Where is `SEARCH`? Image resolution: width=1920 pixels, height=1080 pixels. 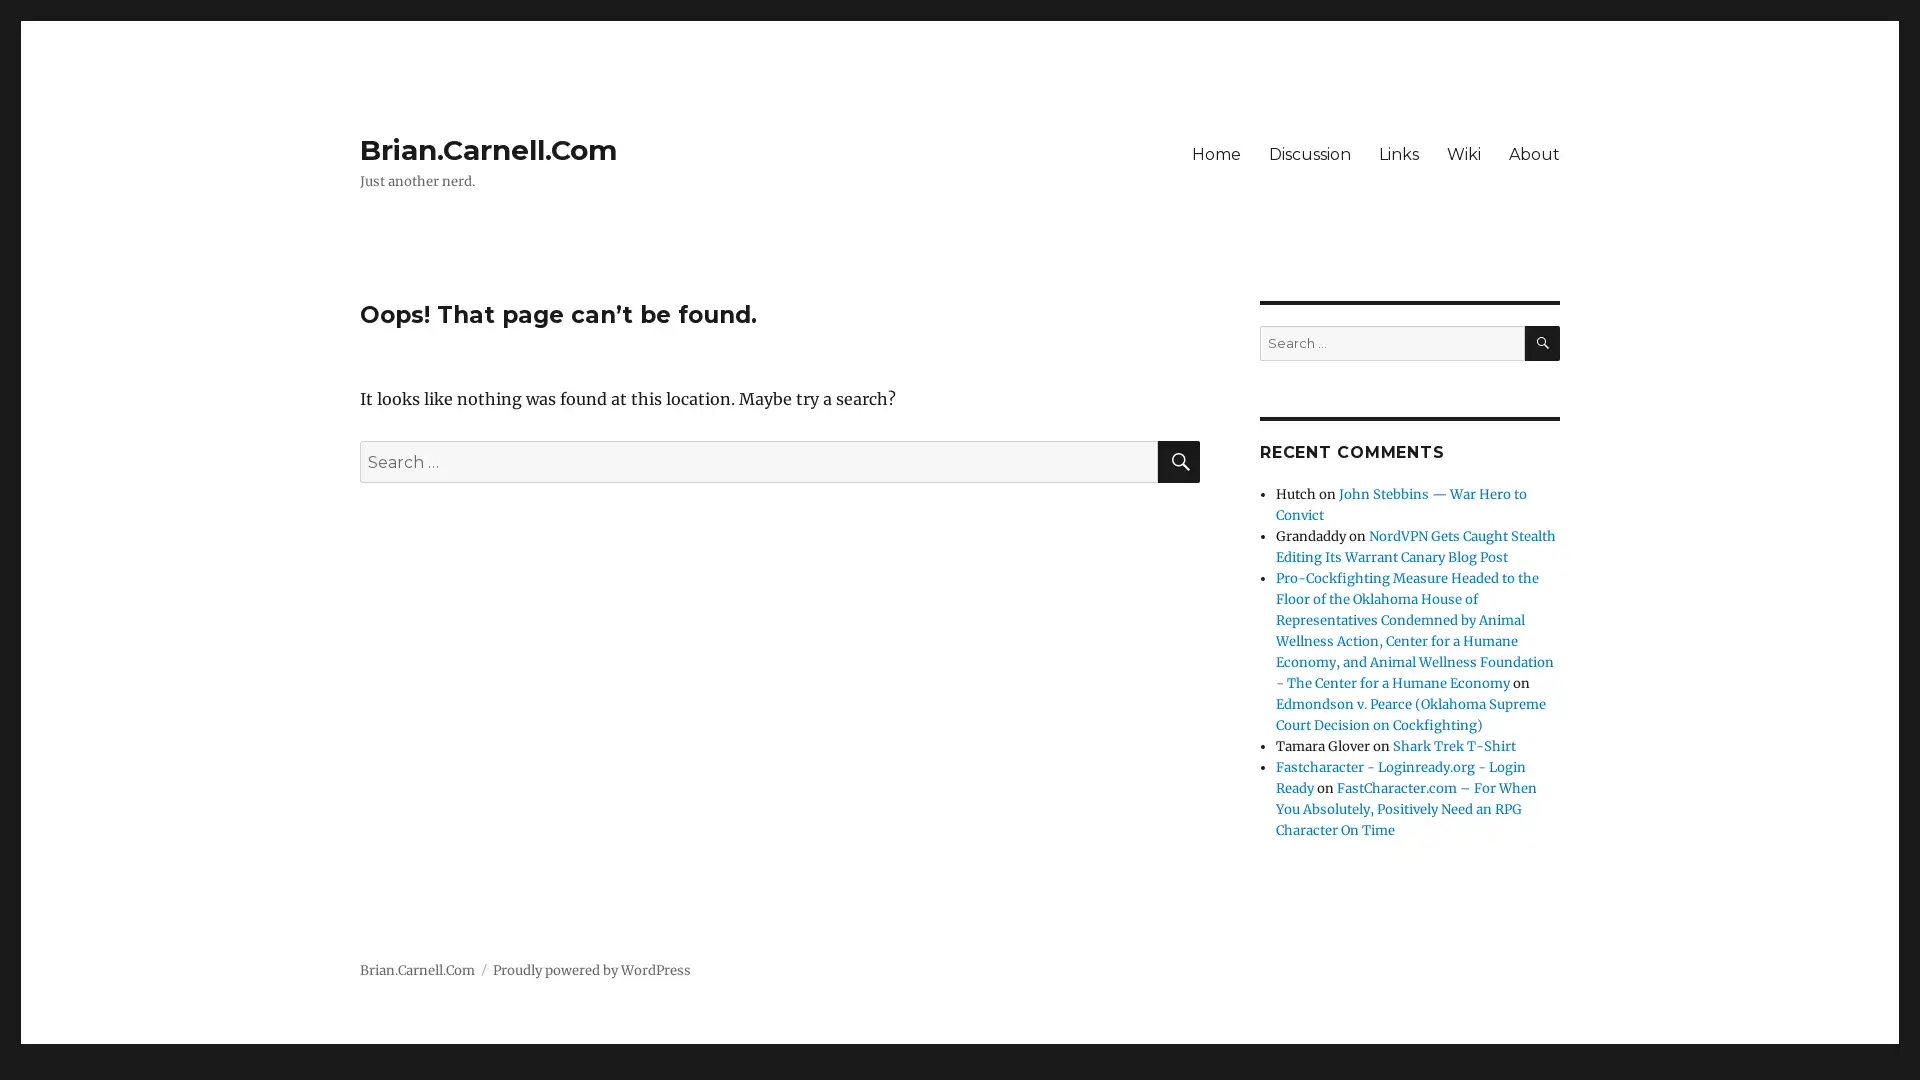
SEARCH is located at coordinates (1541, 342).